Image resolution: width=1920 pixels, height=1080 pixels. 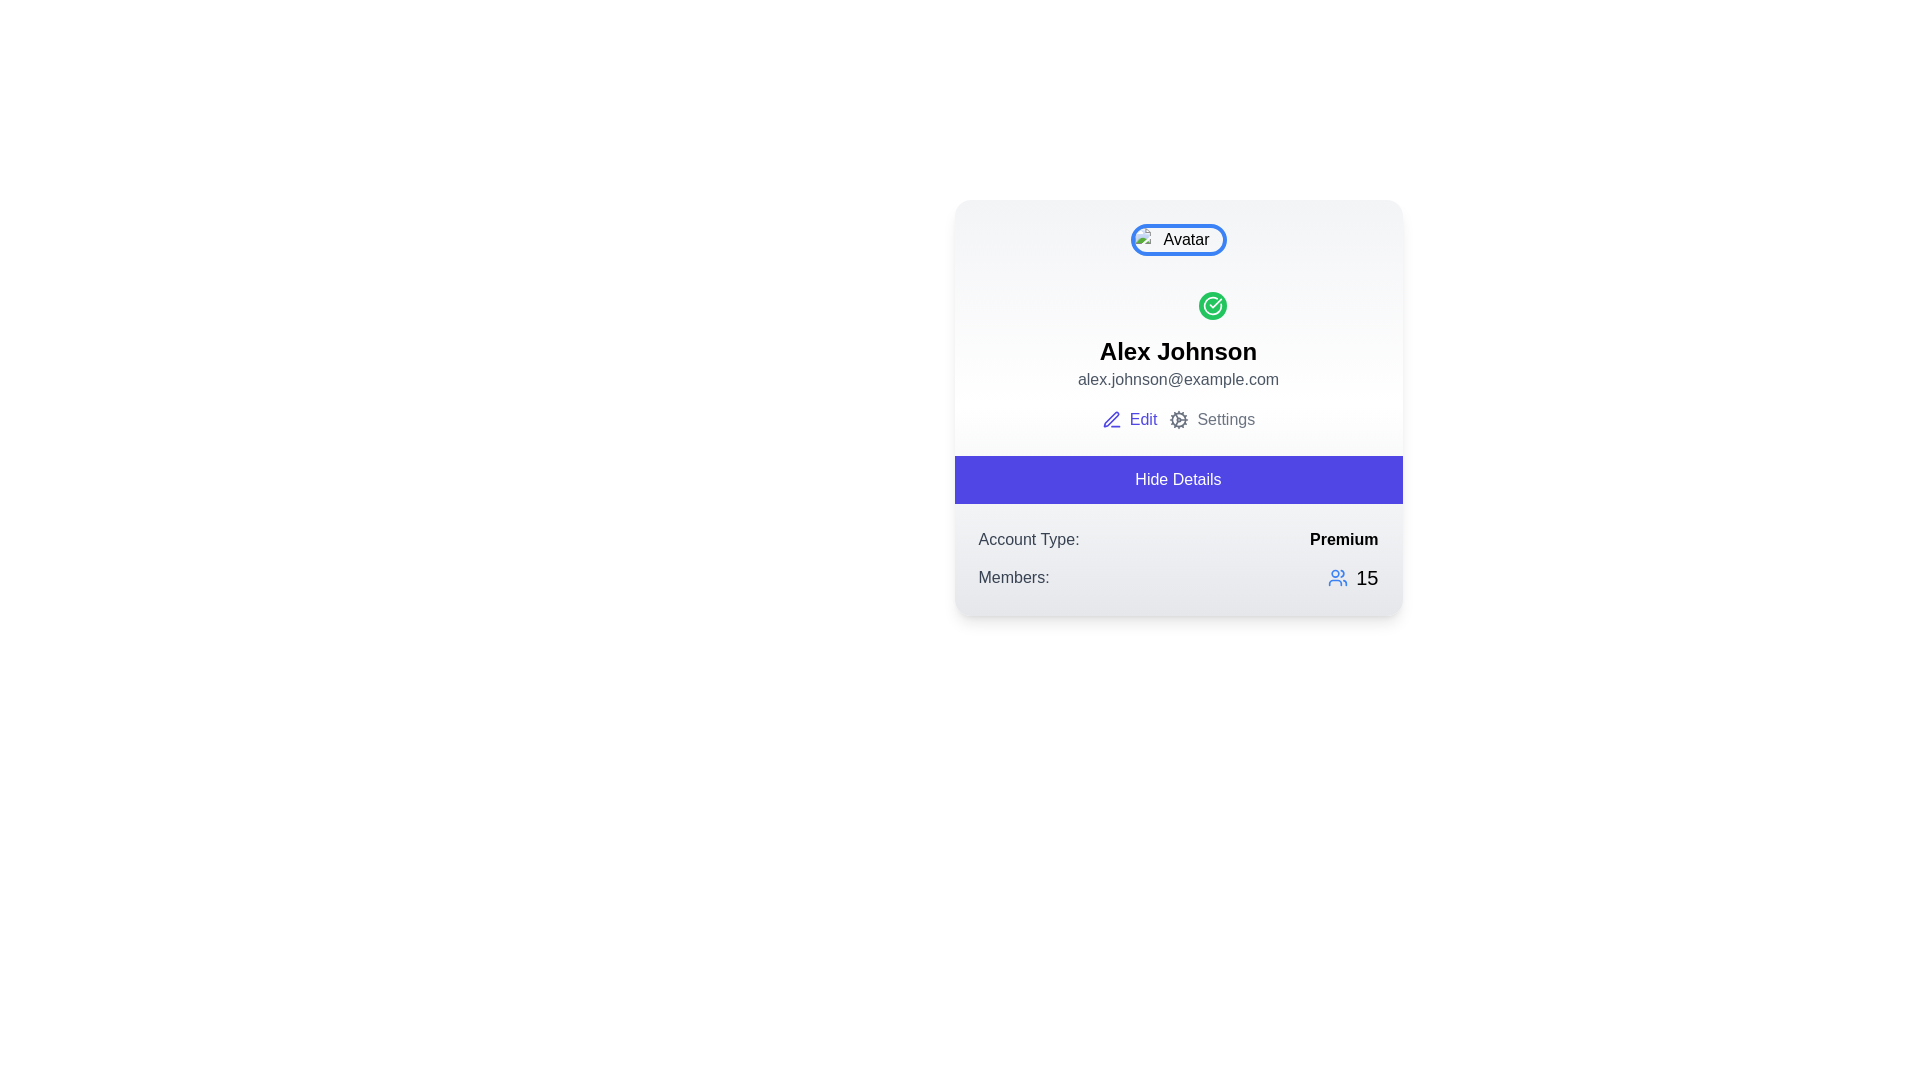 What do you see at coordinates (1014, 578) in the screenshot?
I see `the static text label 'Members:' which is styled in gray and is positioned to the far left of a numerical value and an icon` at bounding box center [1014, 578].